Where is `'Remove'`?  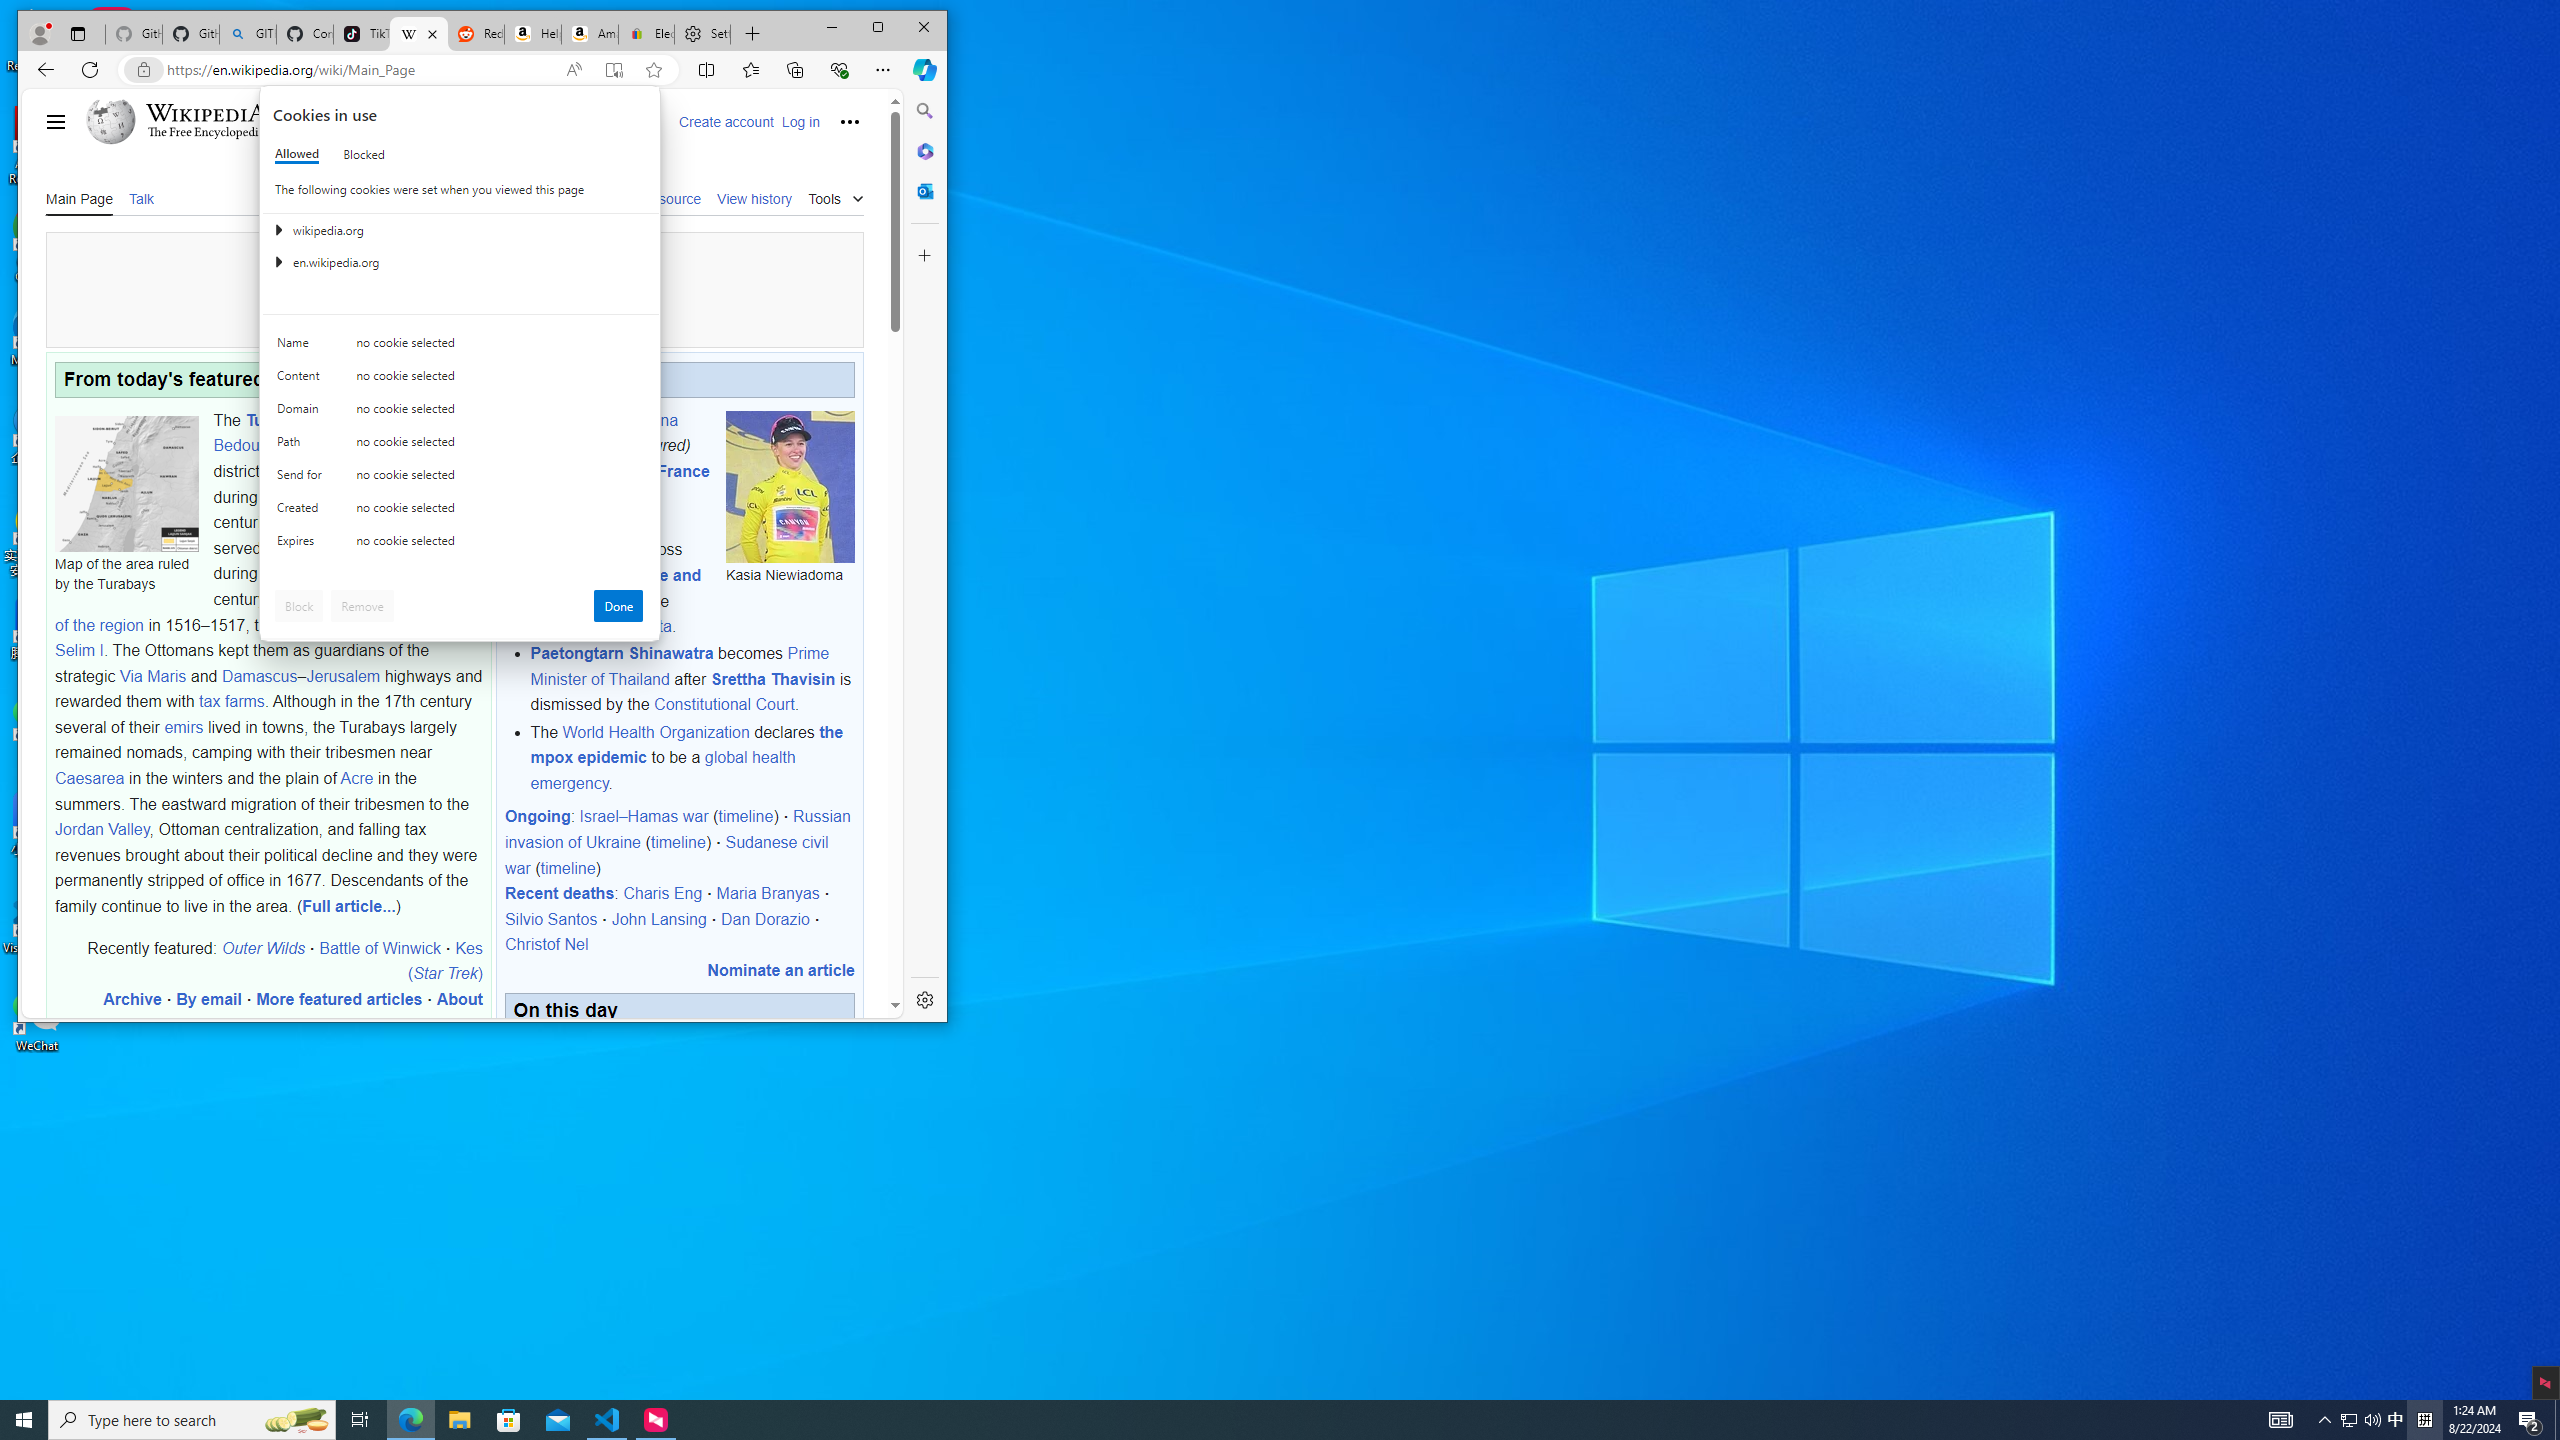
'Remove' is located at coordinates (362, 605).